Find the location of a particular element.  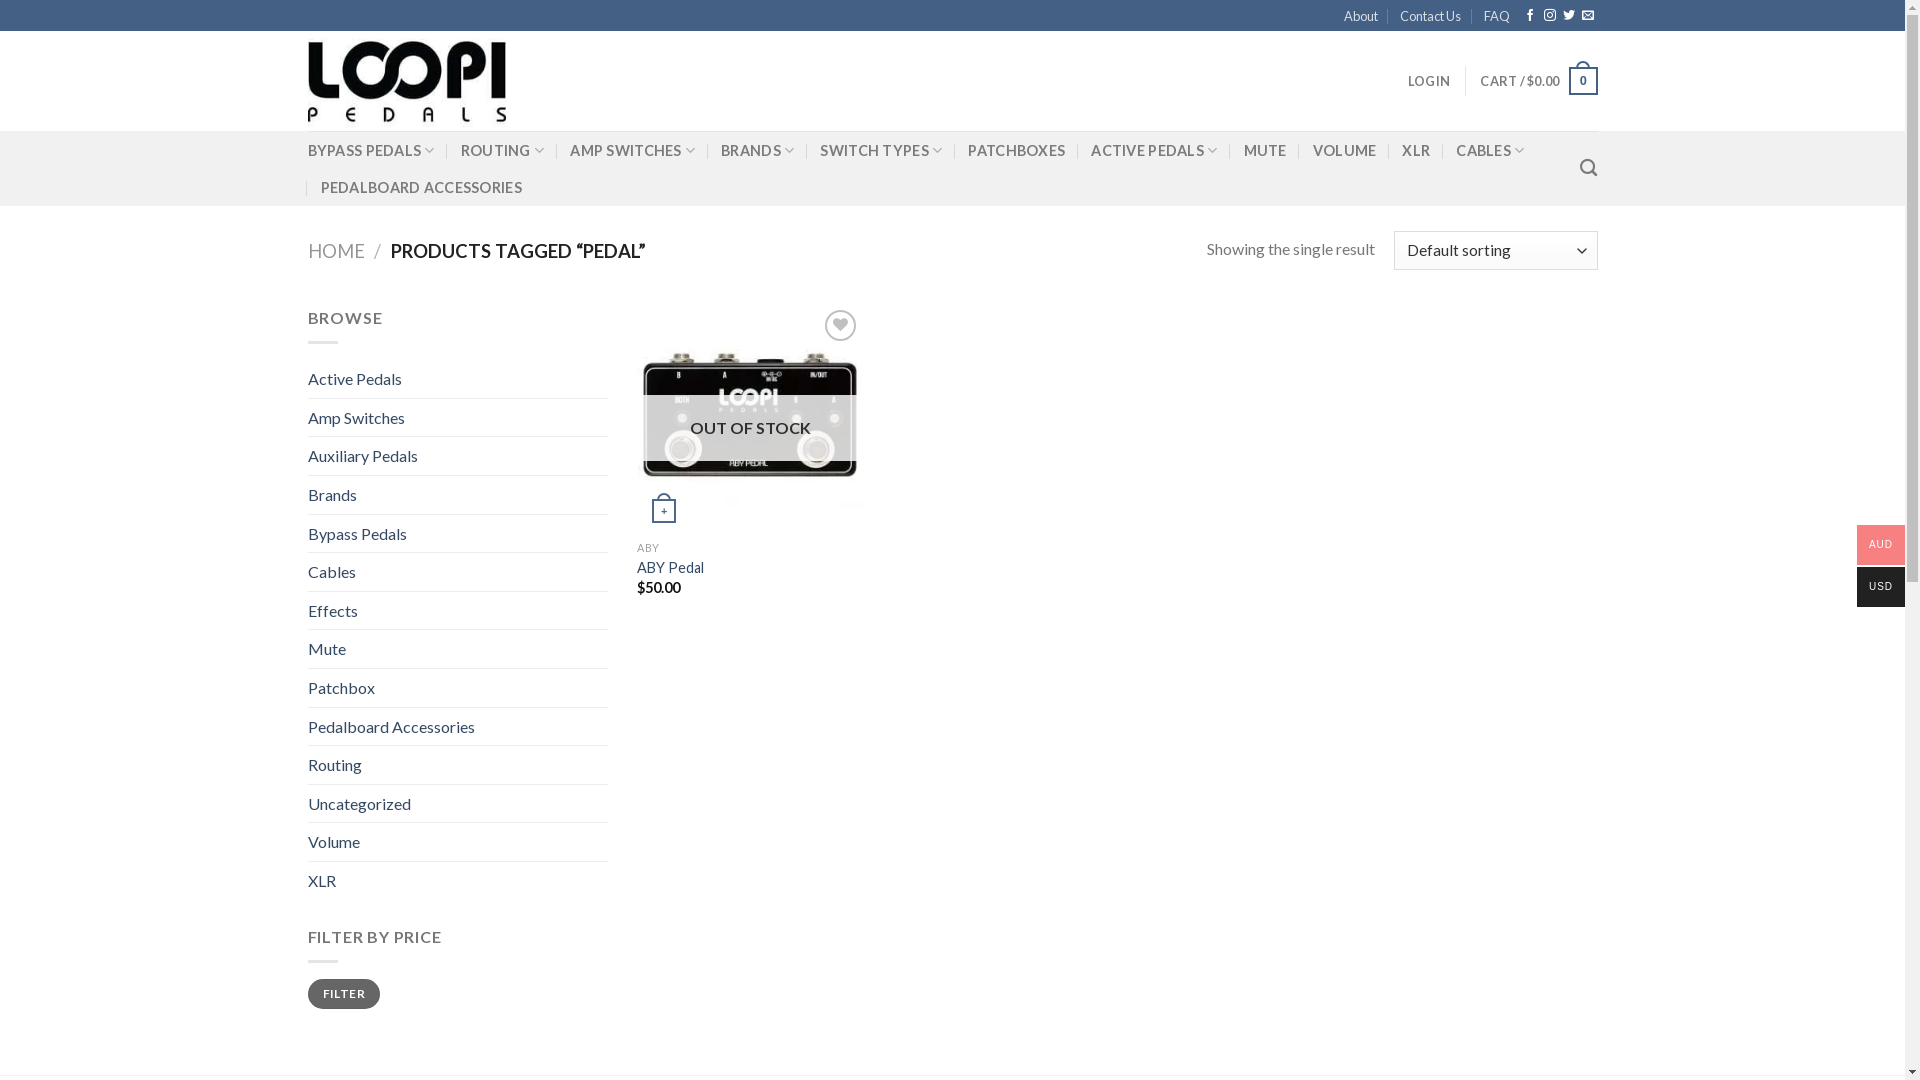

'FILTER' is located at coordinates (344, 994).